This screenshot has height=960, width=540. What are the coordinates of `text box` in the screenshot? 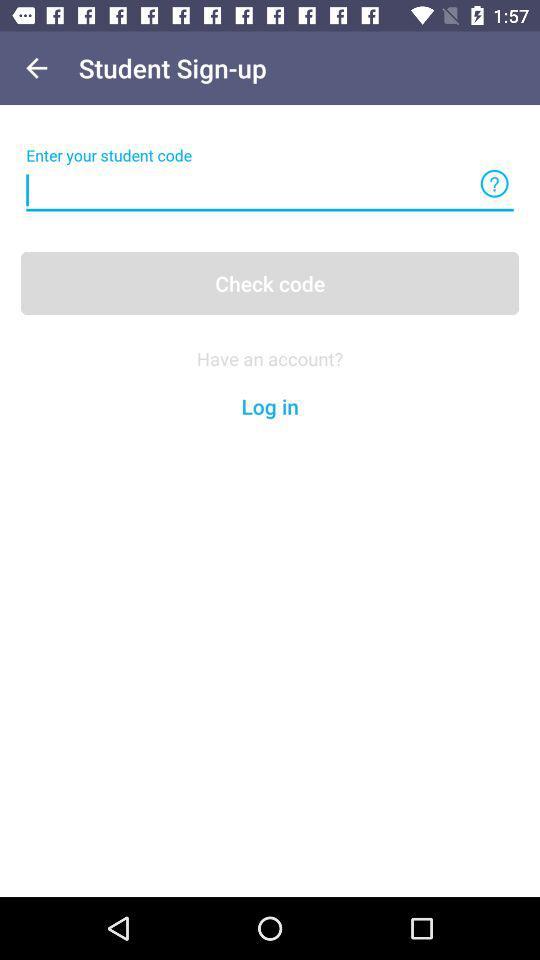 It's located at (270, 190).